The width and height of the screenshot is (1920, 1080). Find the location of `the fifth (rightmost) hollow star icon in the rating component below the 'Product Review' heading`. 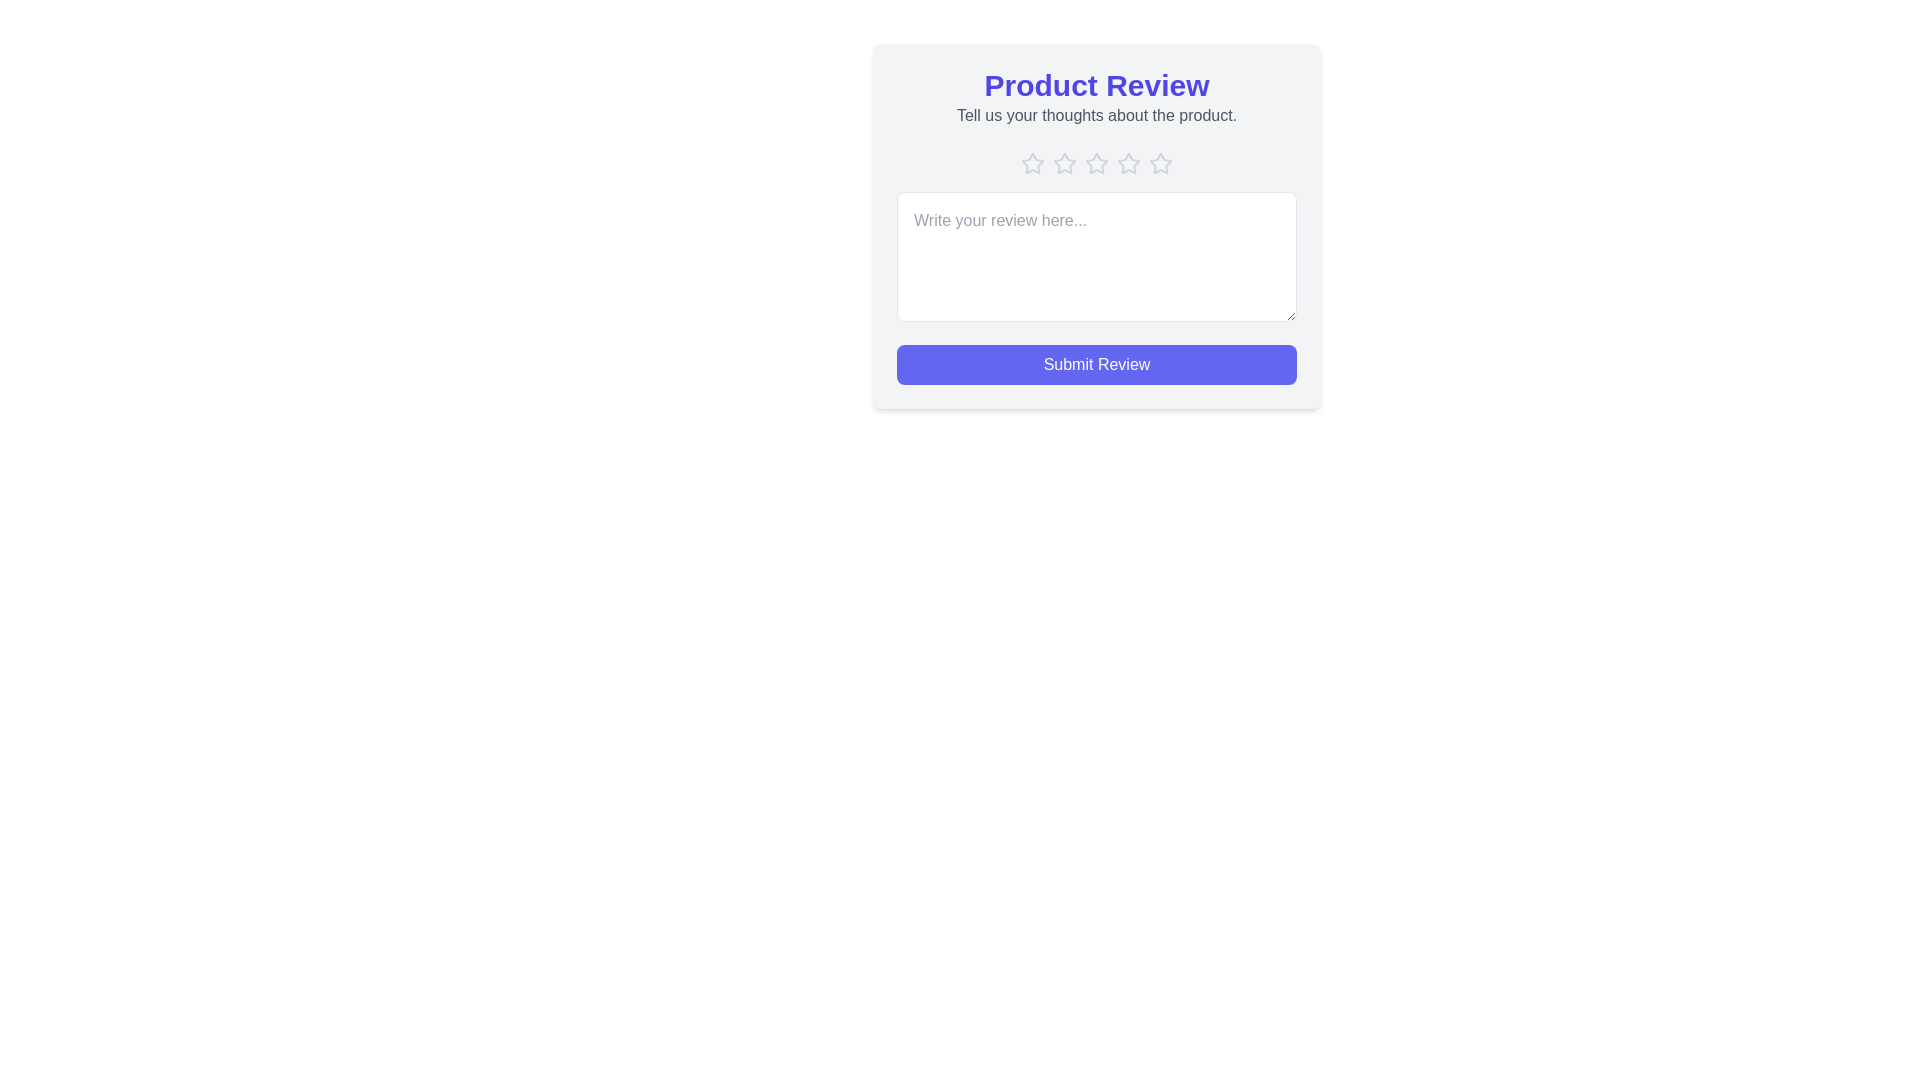

the fifth (rightmost) hollow star icon in the rating component below the 'Product Review' heading is located at coordinates (1160, 161).